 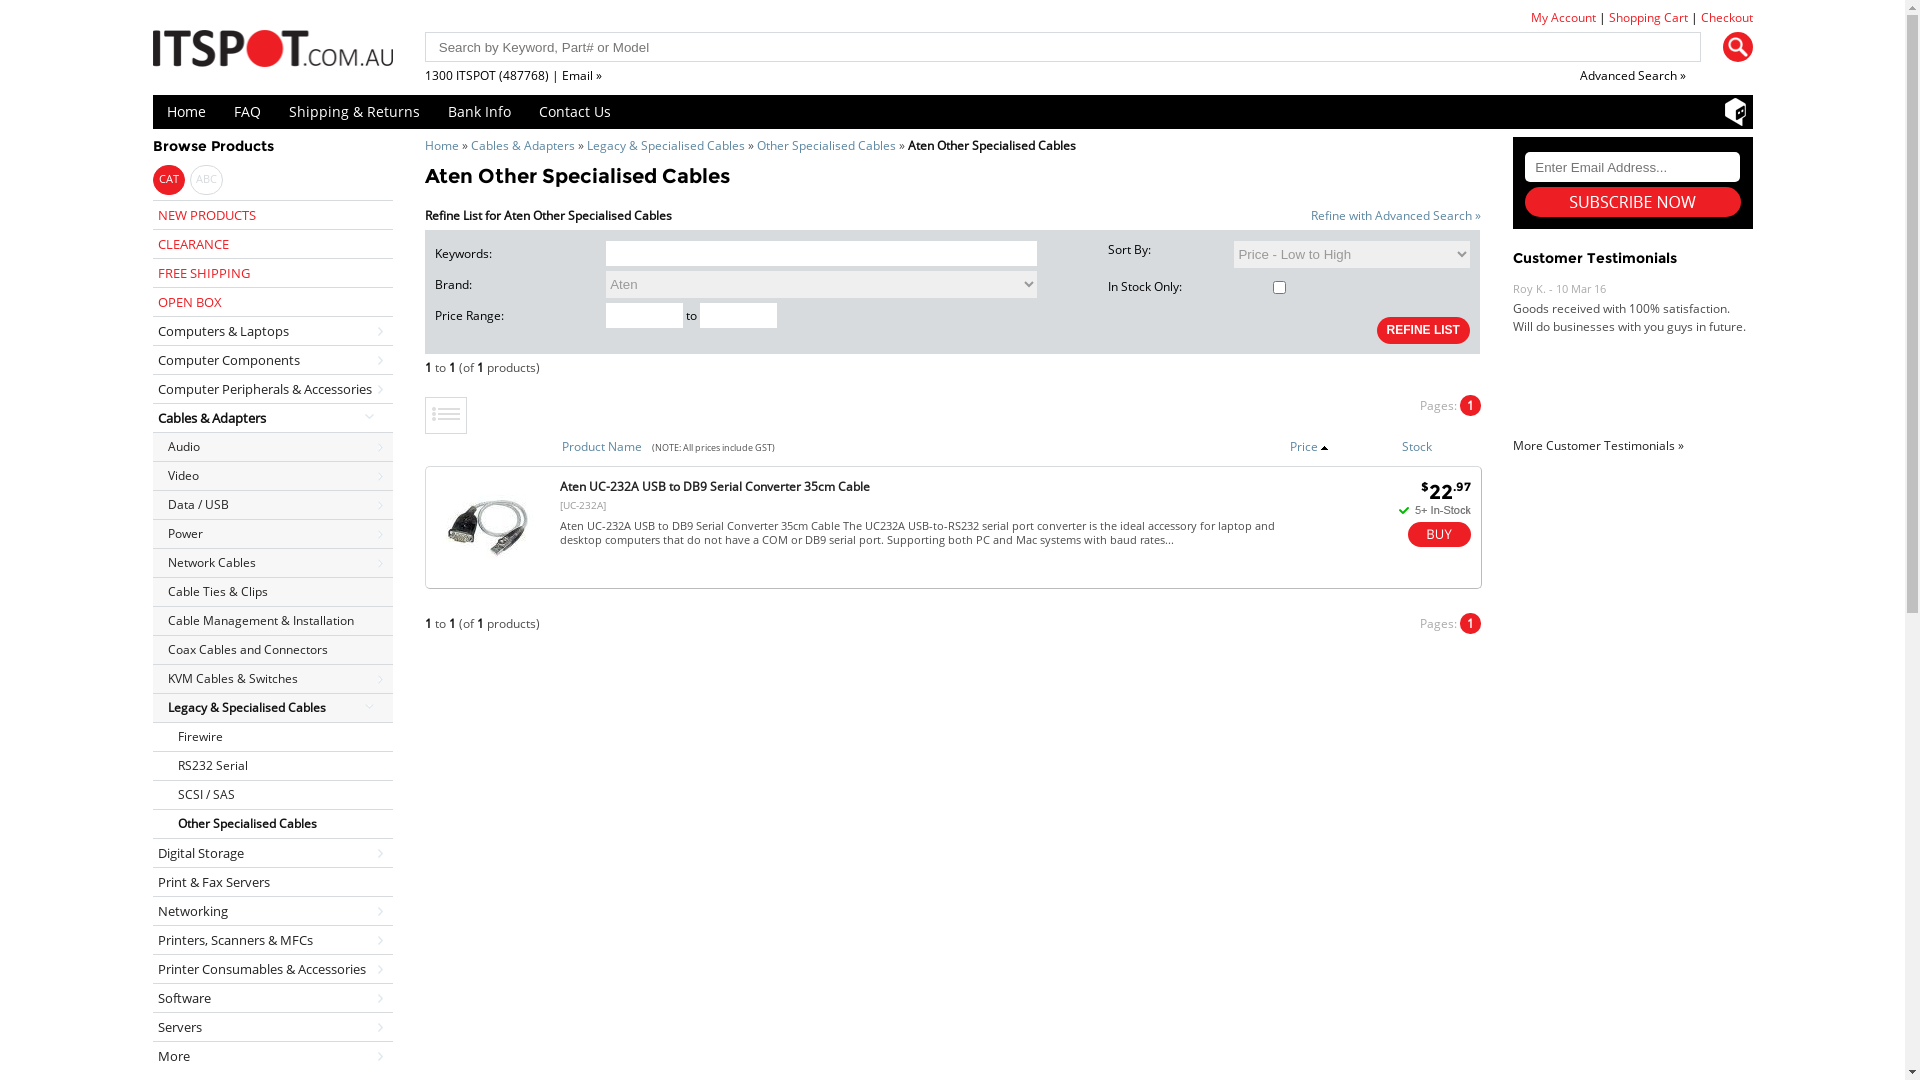 I want to click on 'Data / USB', so click(x=271, y=503).